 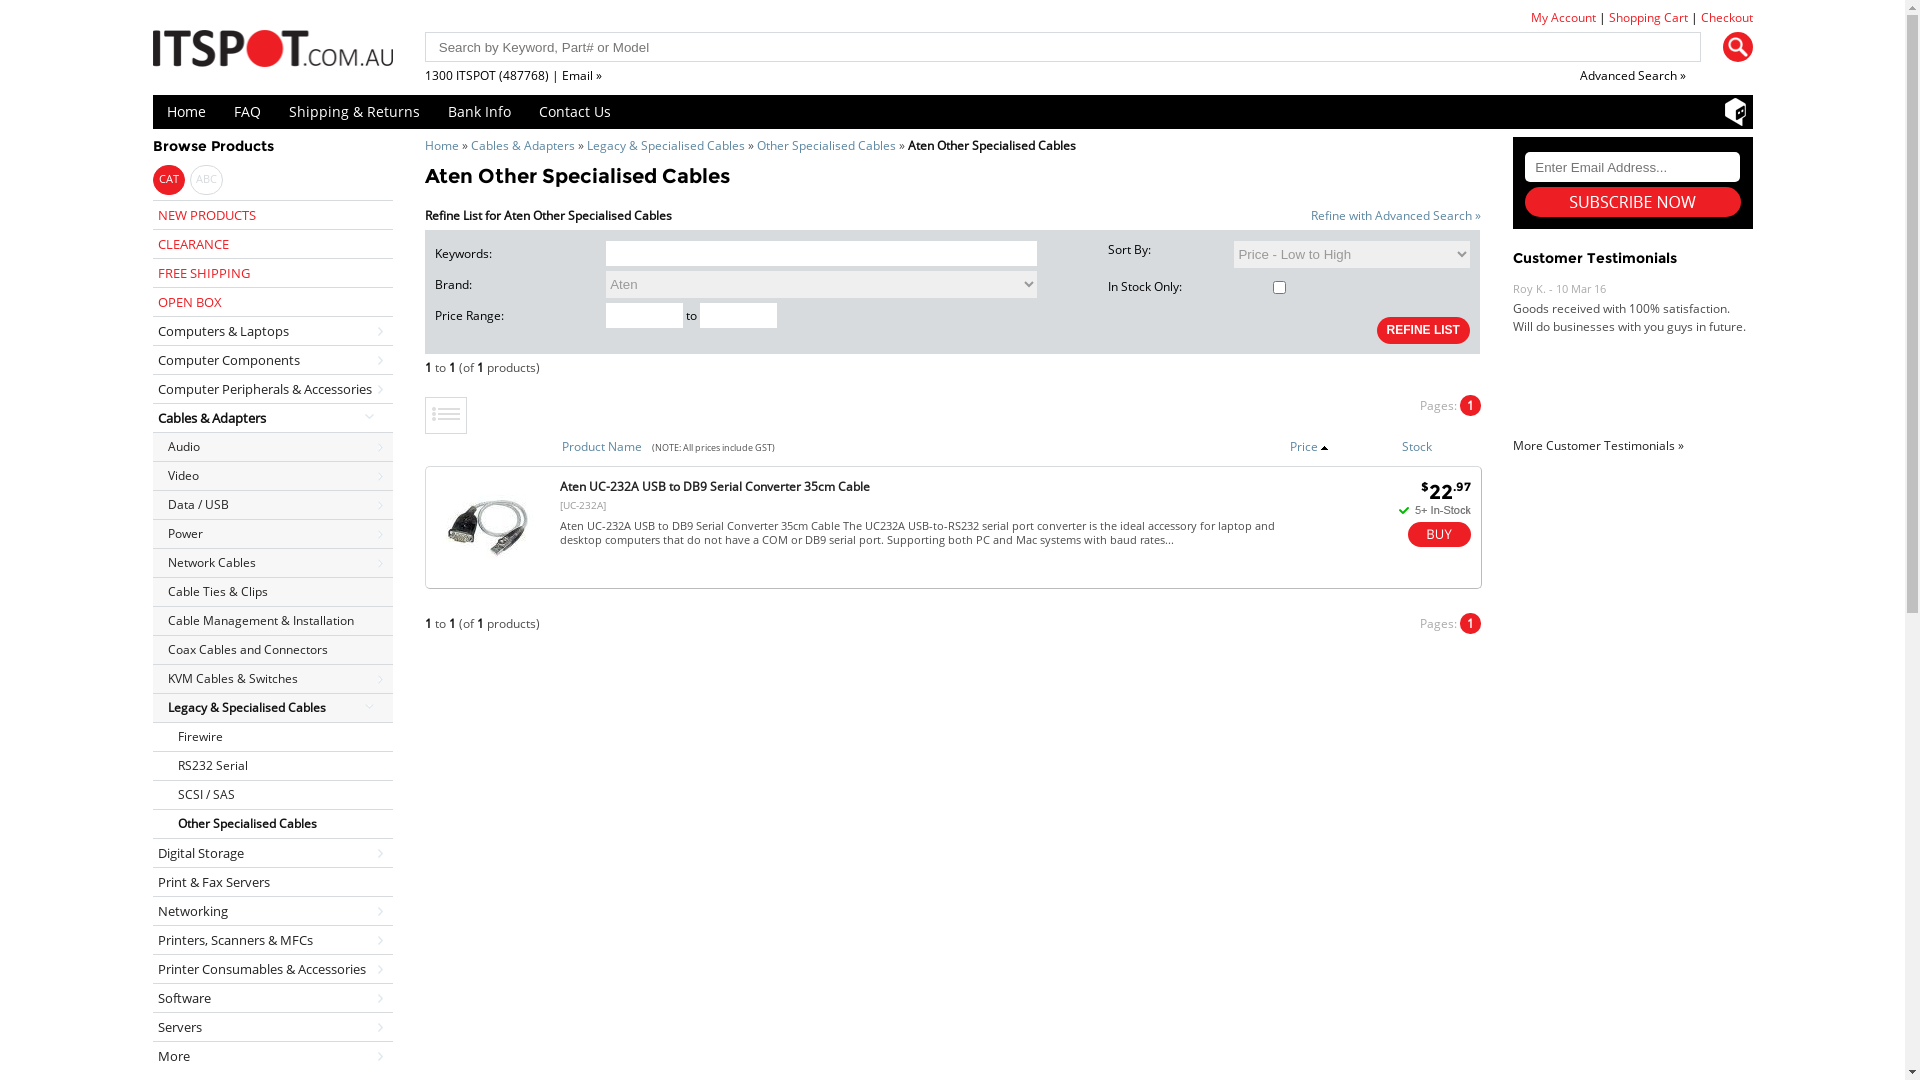 I want to click on 'Data / USB', so click(x=271, y=503).